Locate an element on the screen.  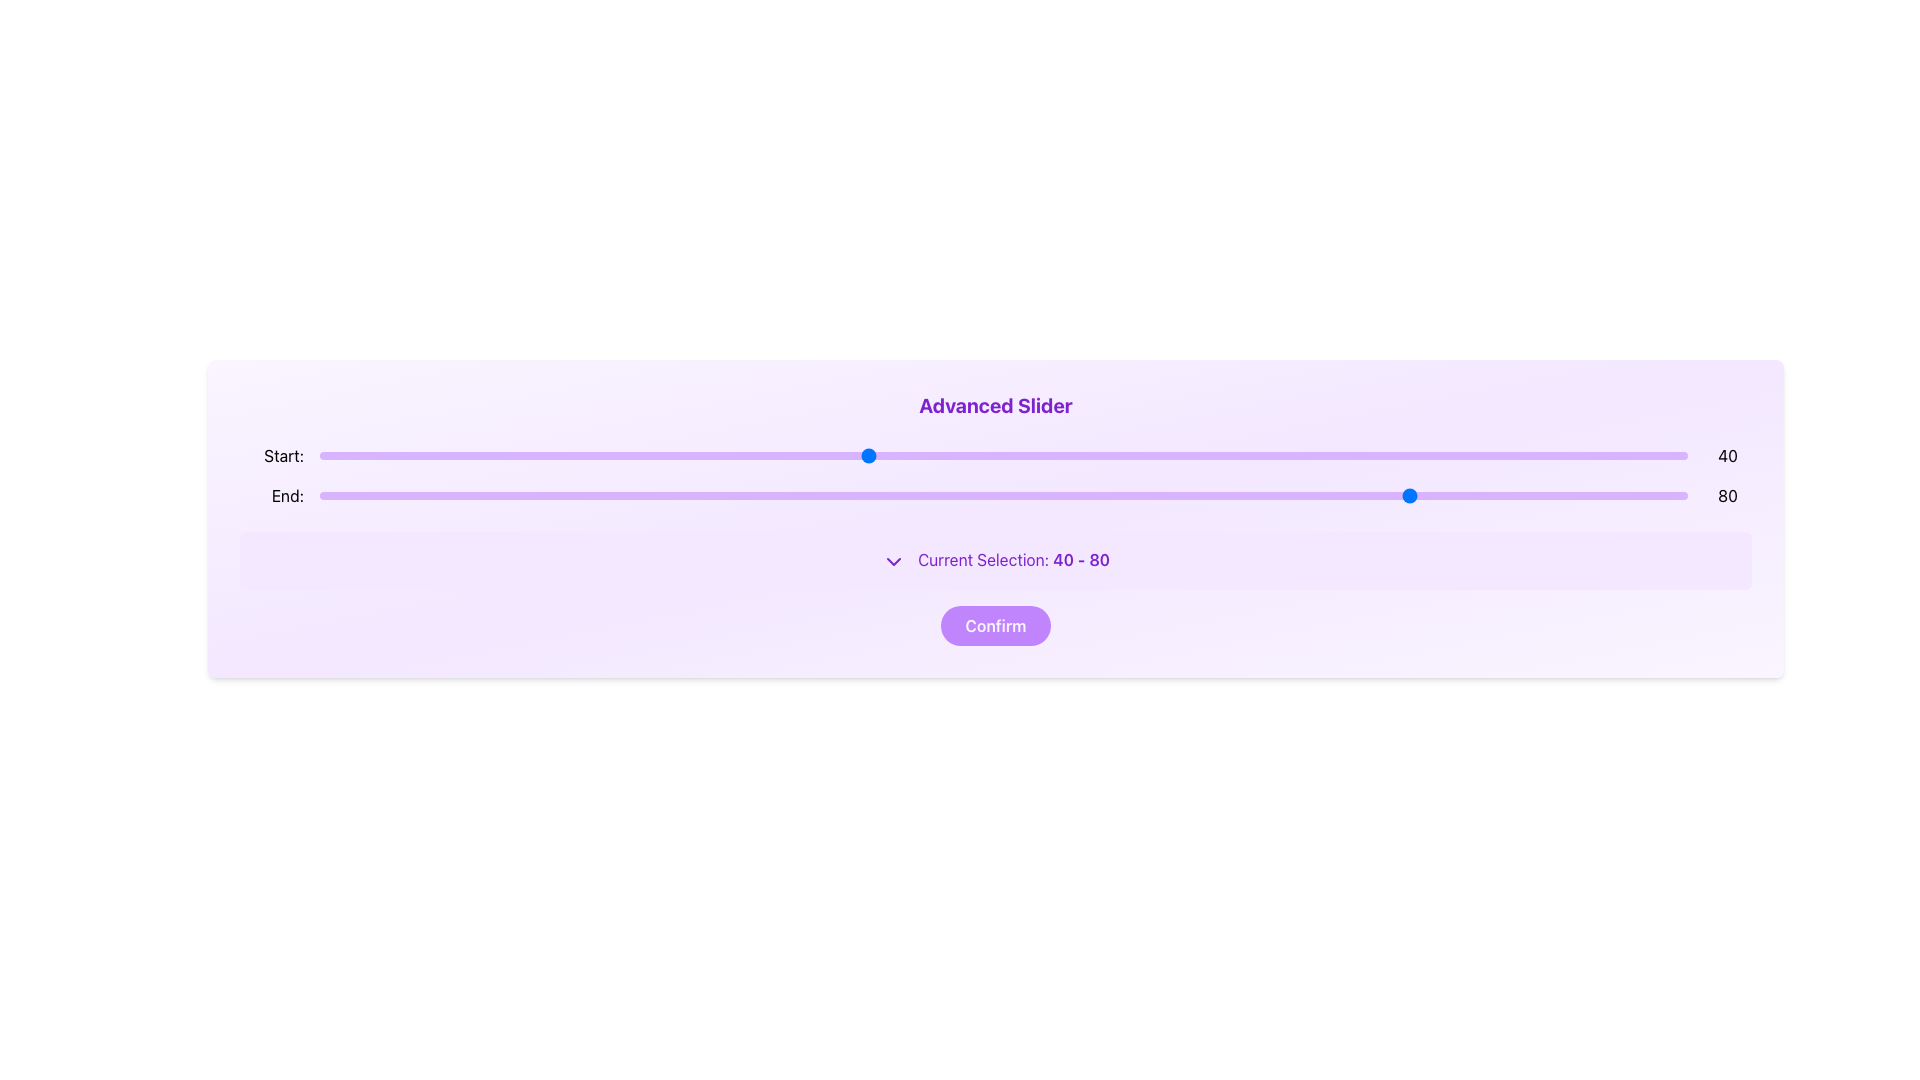
the advanced slider is located at coordinates (1646, 455).